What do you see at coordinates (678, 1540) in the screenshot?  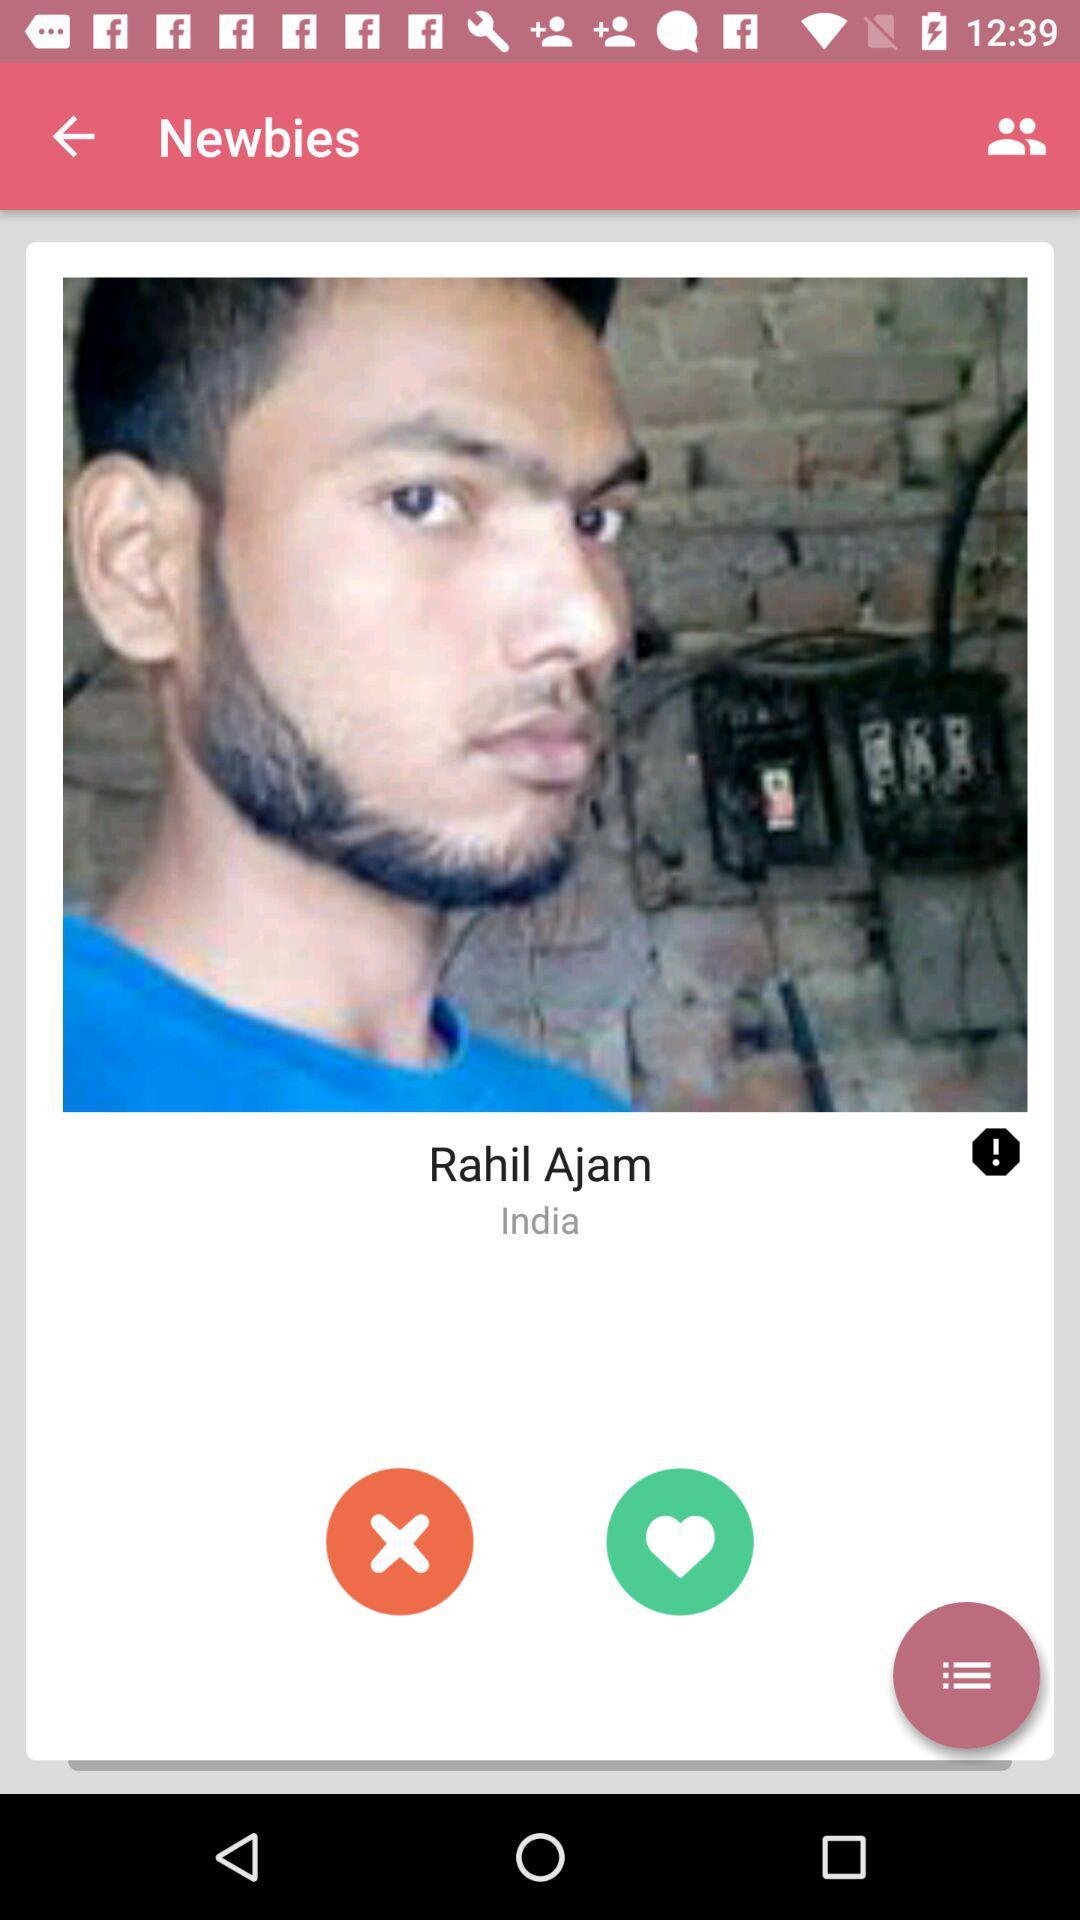 I see `swipe right i like them` at bounding box center [678, 1540].